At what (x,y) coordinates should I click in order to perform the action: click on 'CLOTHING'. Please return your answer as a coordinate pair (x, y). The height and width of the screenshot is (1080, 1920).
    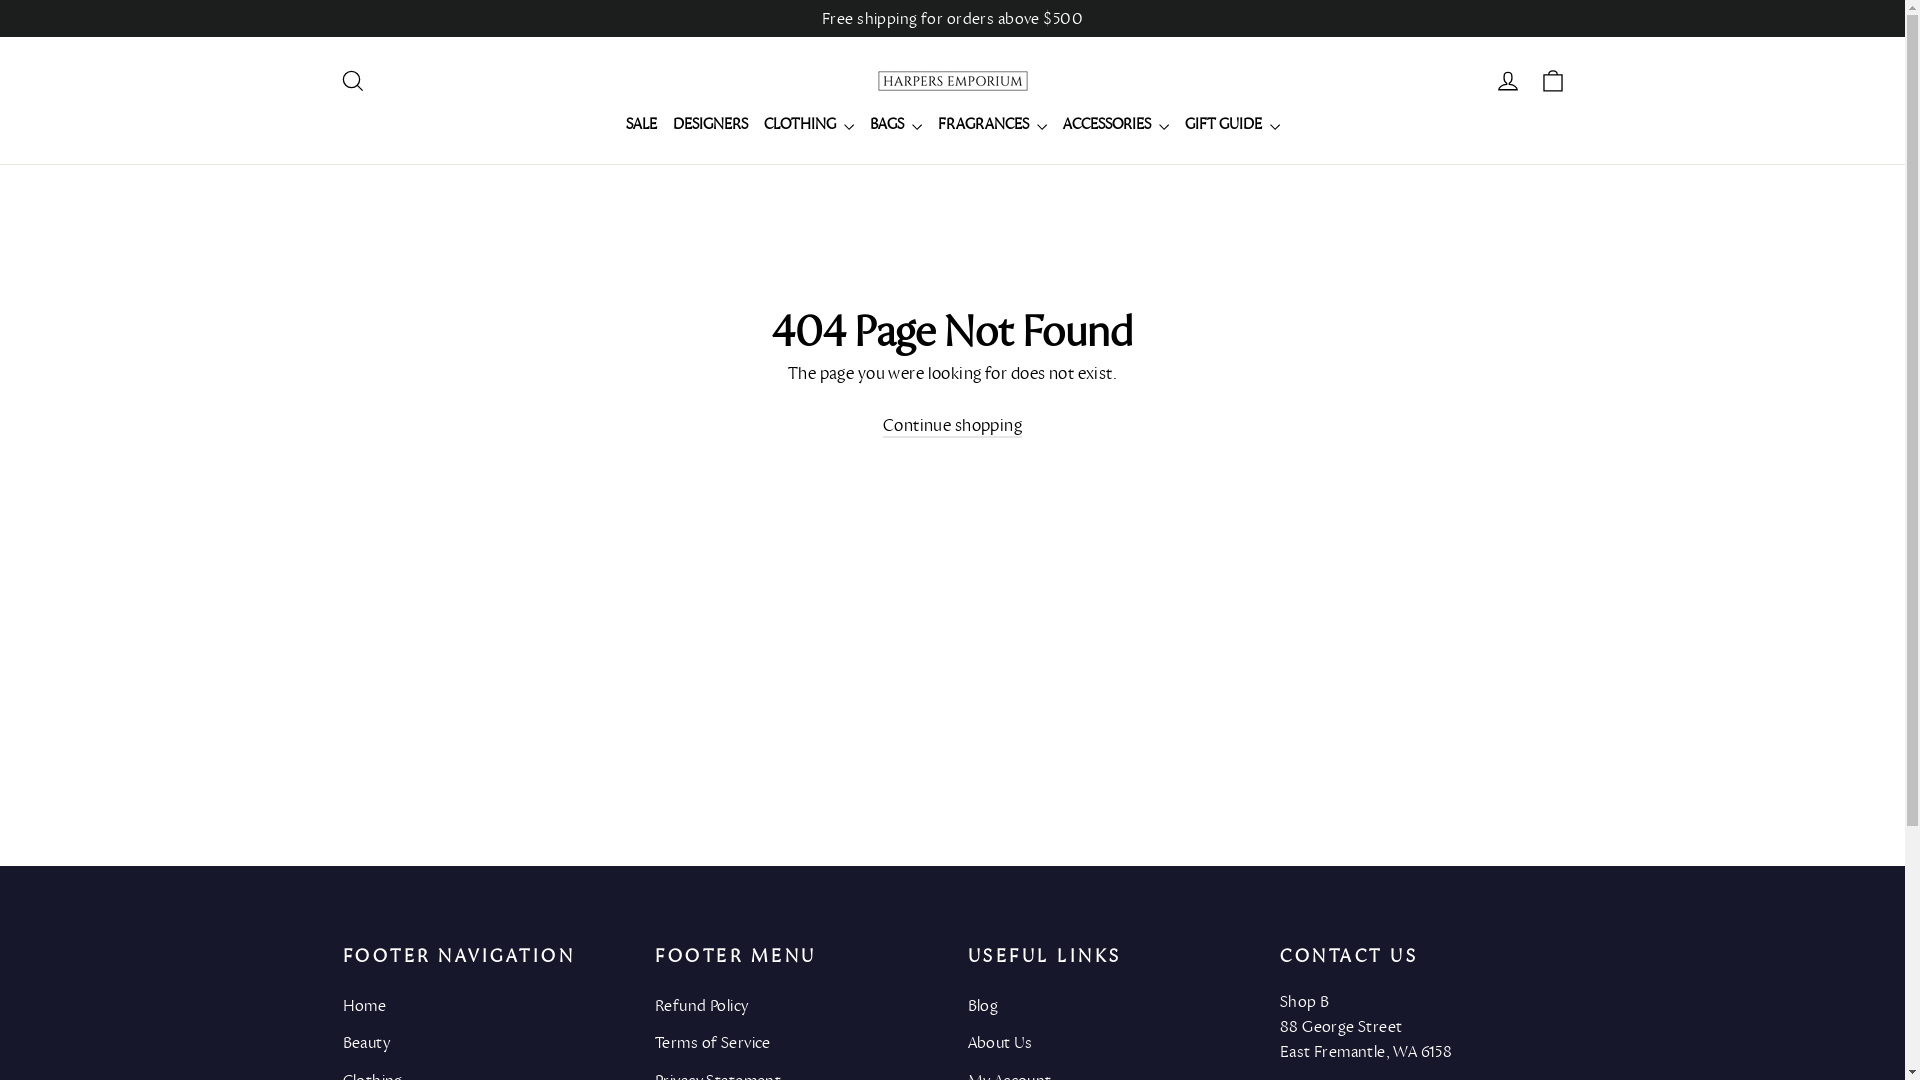
    Looking at the image, I should click on (809, 124).